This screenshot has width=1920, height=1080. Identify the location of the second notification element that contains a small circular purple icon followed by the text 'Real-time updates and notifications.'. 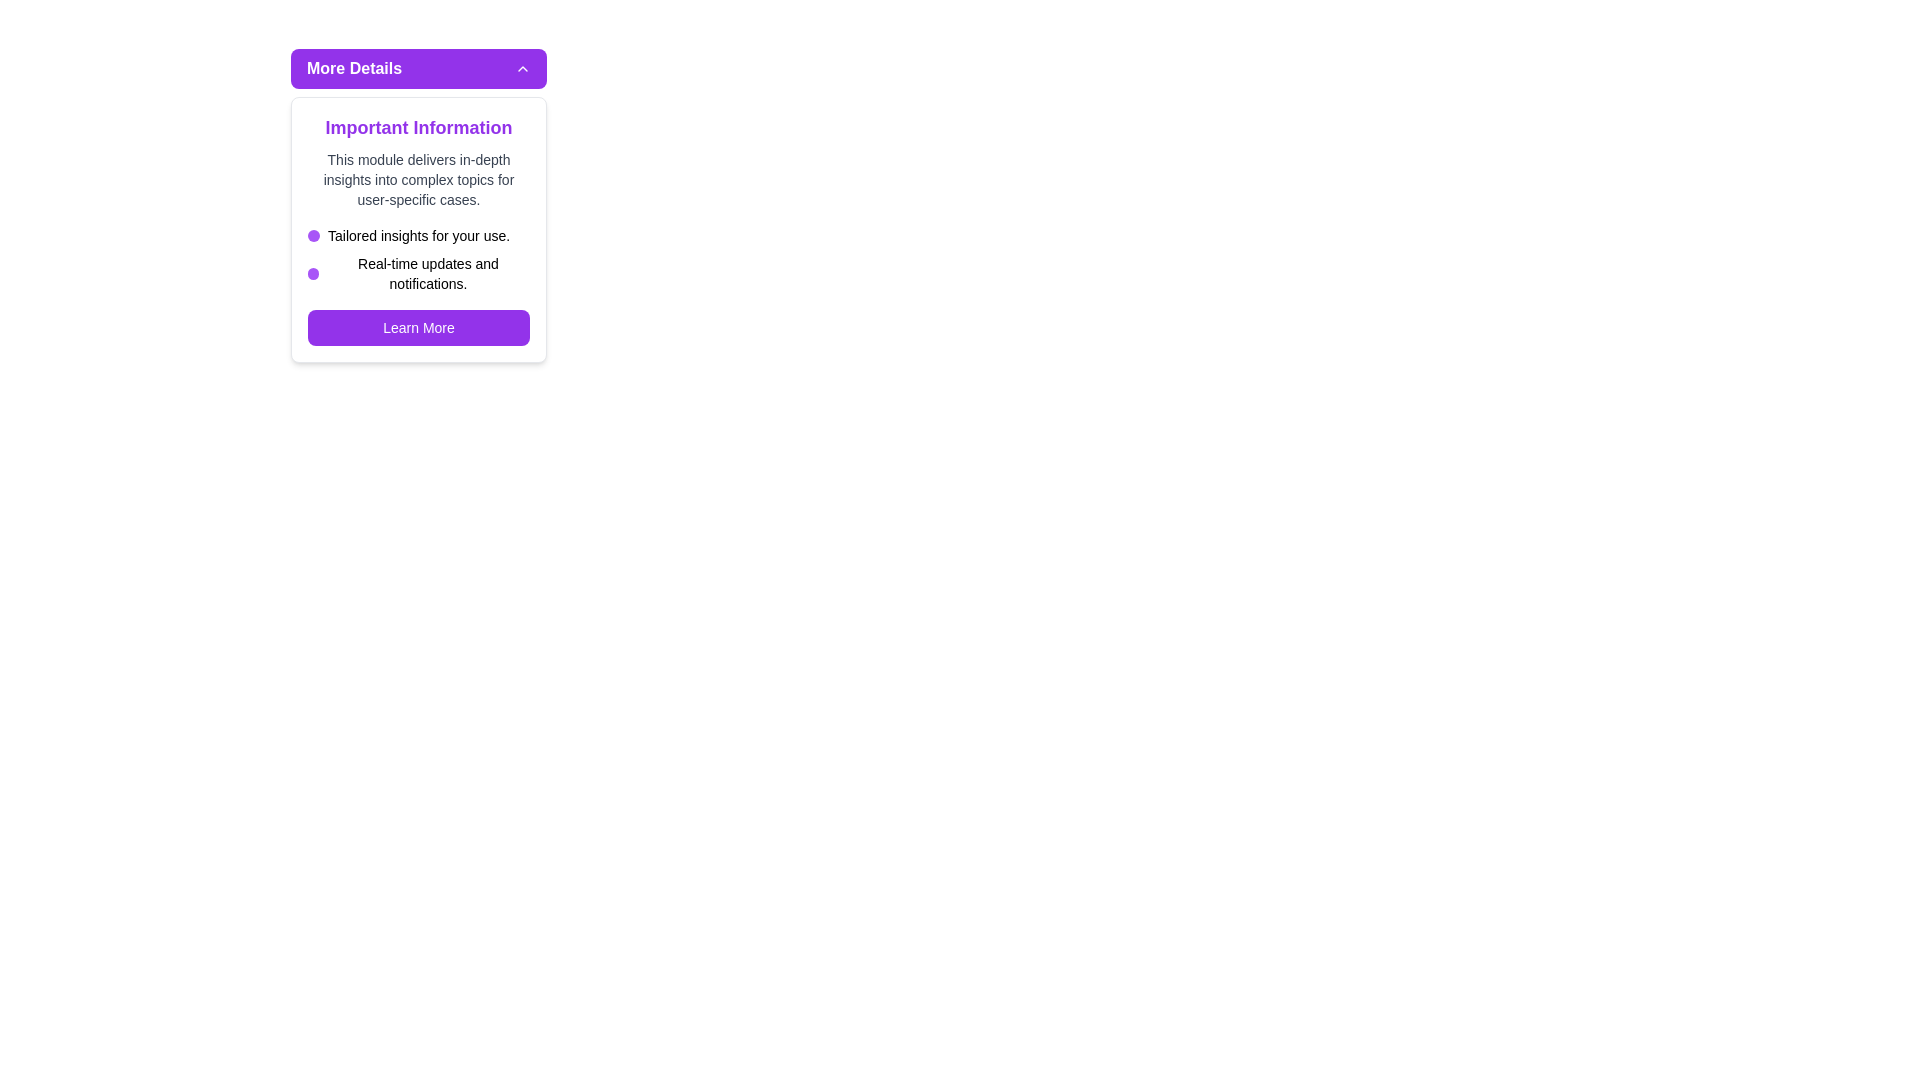
(417, 273).